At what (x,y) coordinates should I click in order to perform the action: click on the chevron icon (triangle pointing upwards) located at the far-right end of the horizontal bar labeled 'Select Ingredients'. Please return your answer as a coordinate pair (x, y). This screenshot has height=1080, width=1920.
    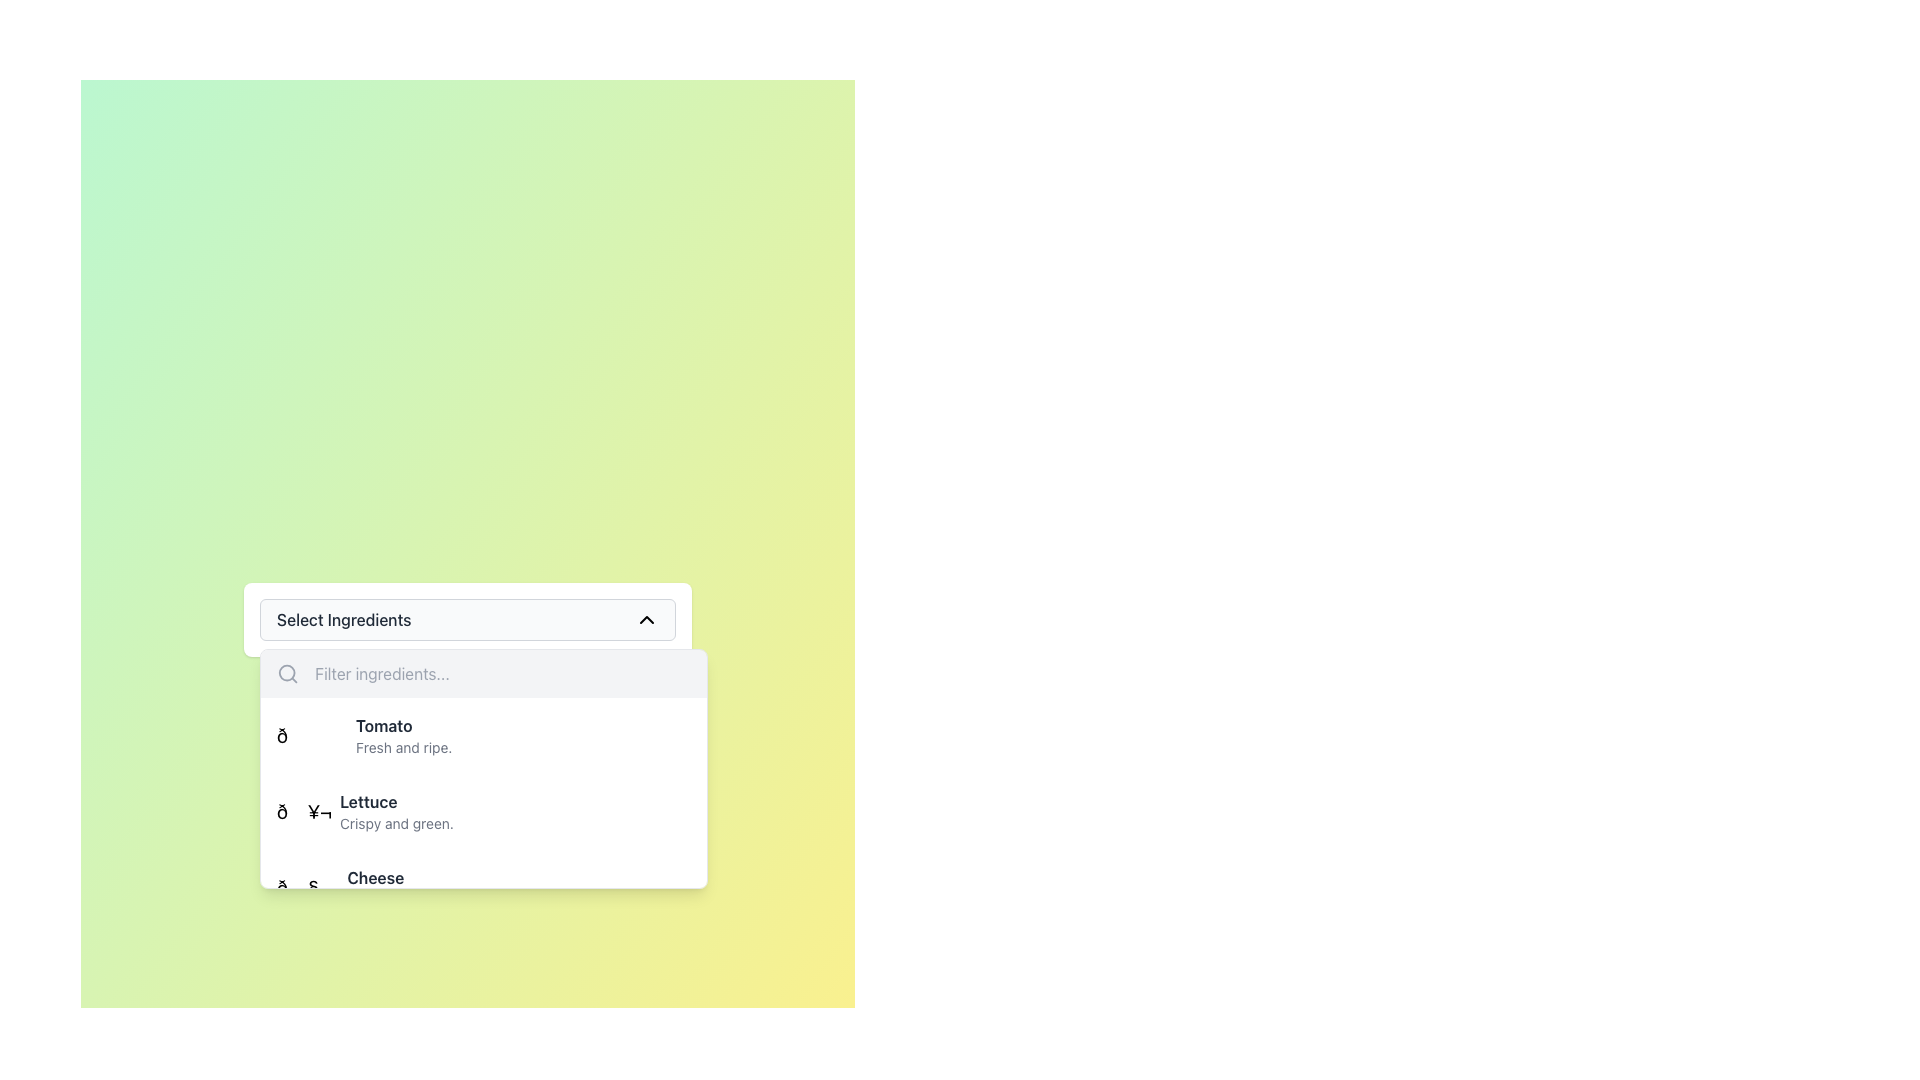
    Looking at the image, I should click on (647, 619).